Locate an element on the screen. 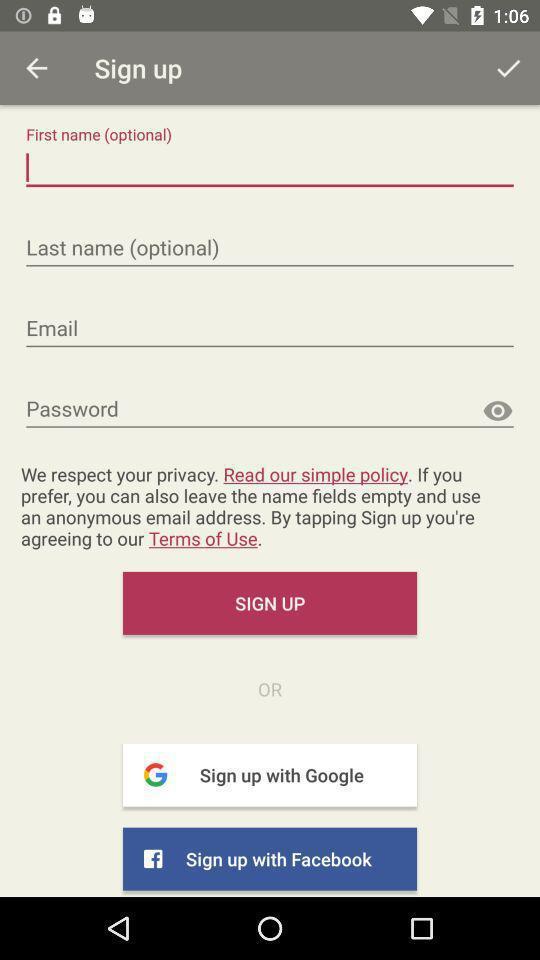 This screenshot has height=960, width=540. last name is located at coordinates (270, 247).